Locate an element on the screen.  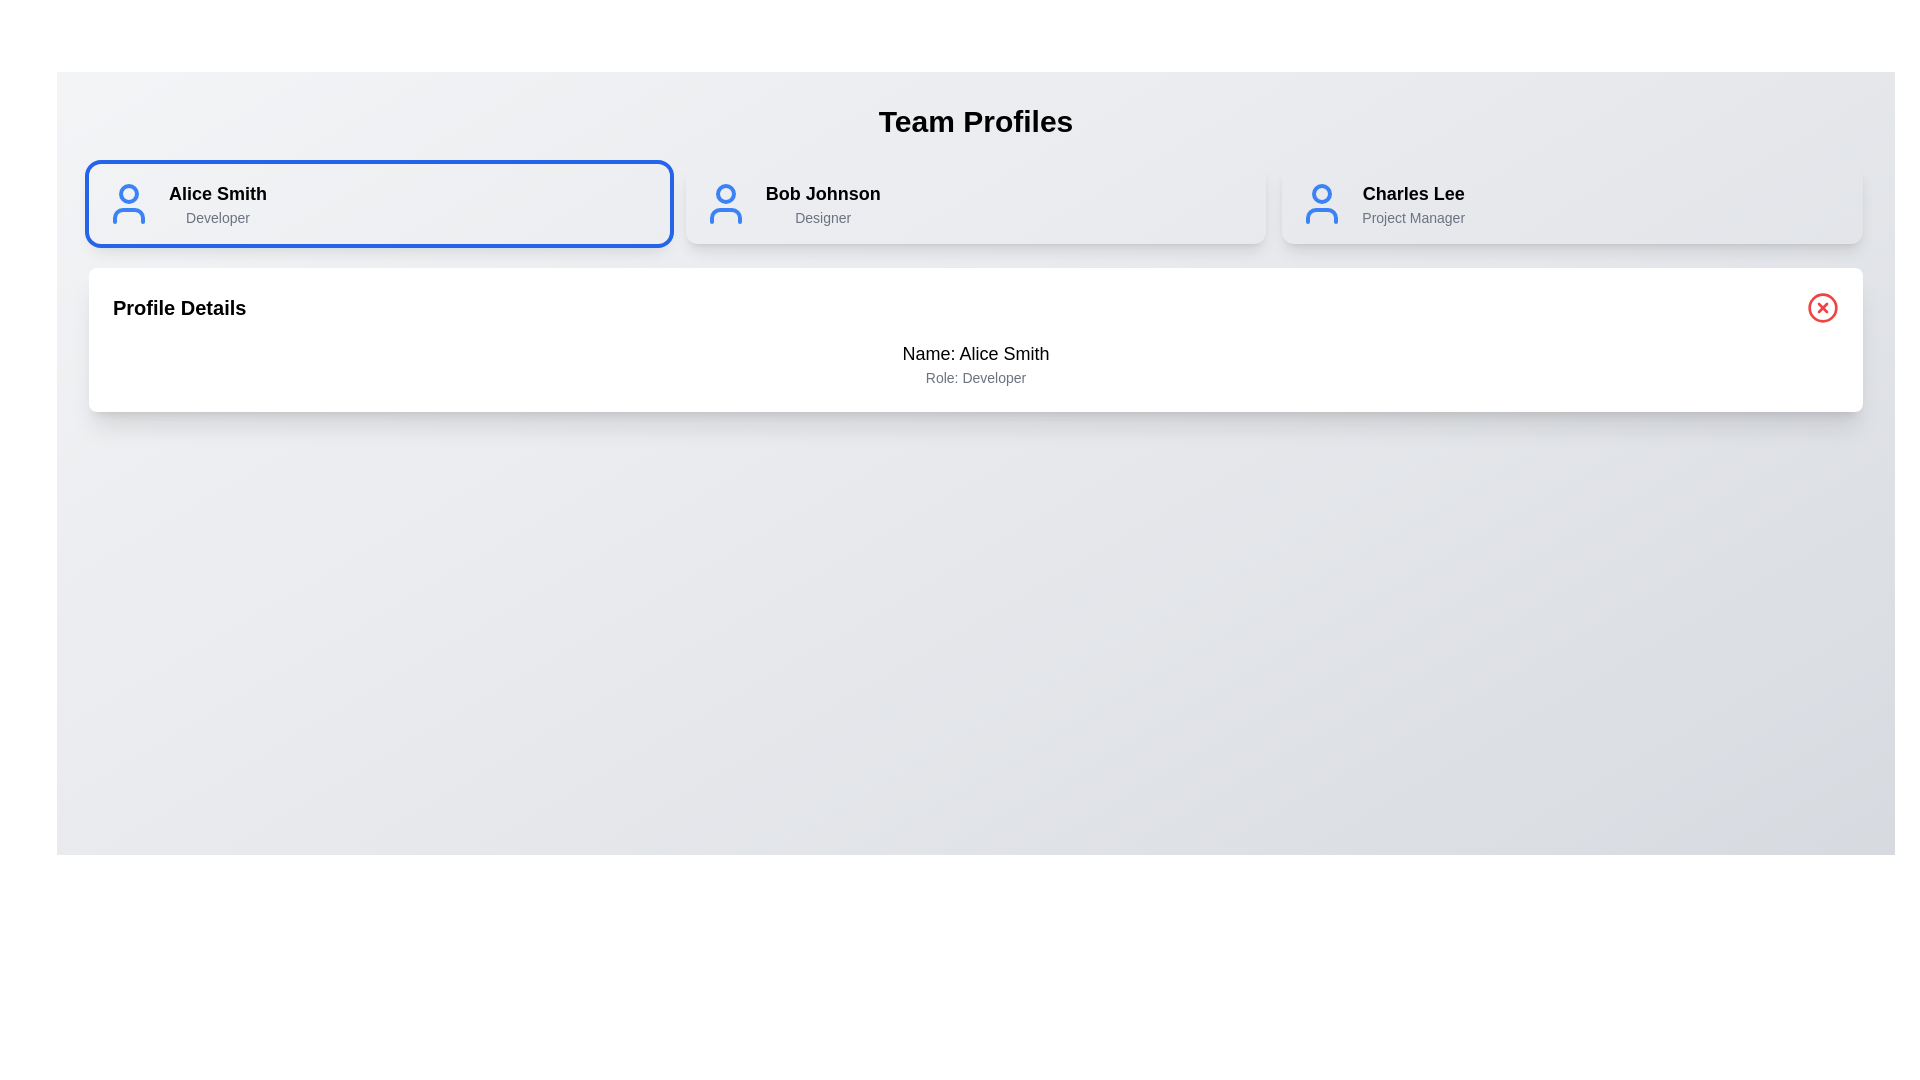
the text display component within the second profile card layout that presents the name and professional title of an individual user, located between the profile cards labeled 'Alice Smith' and 'Charles Lee' is located at coordinates (823, 204).